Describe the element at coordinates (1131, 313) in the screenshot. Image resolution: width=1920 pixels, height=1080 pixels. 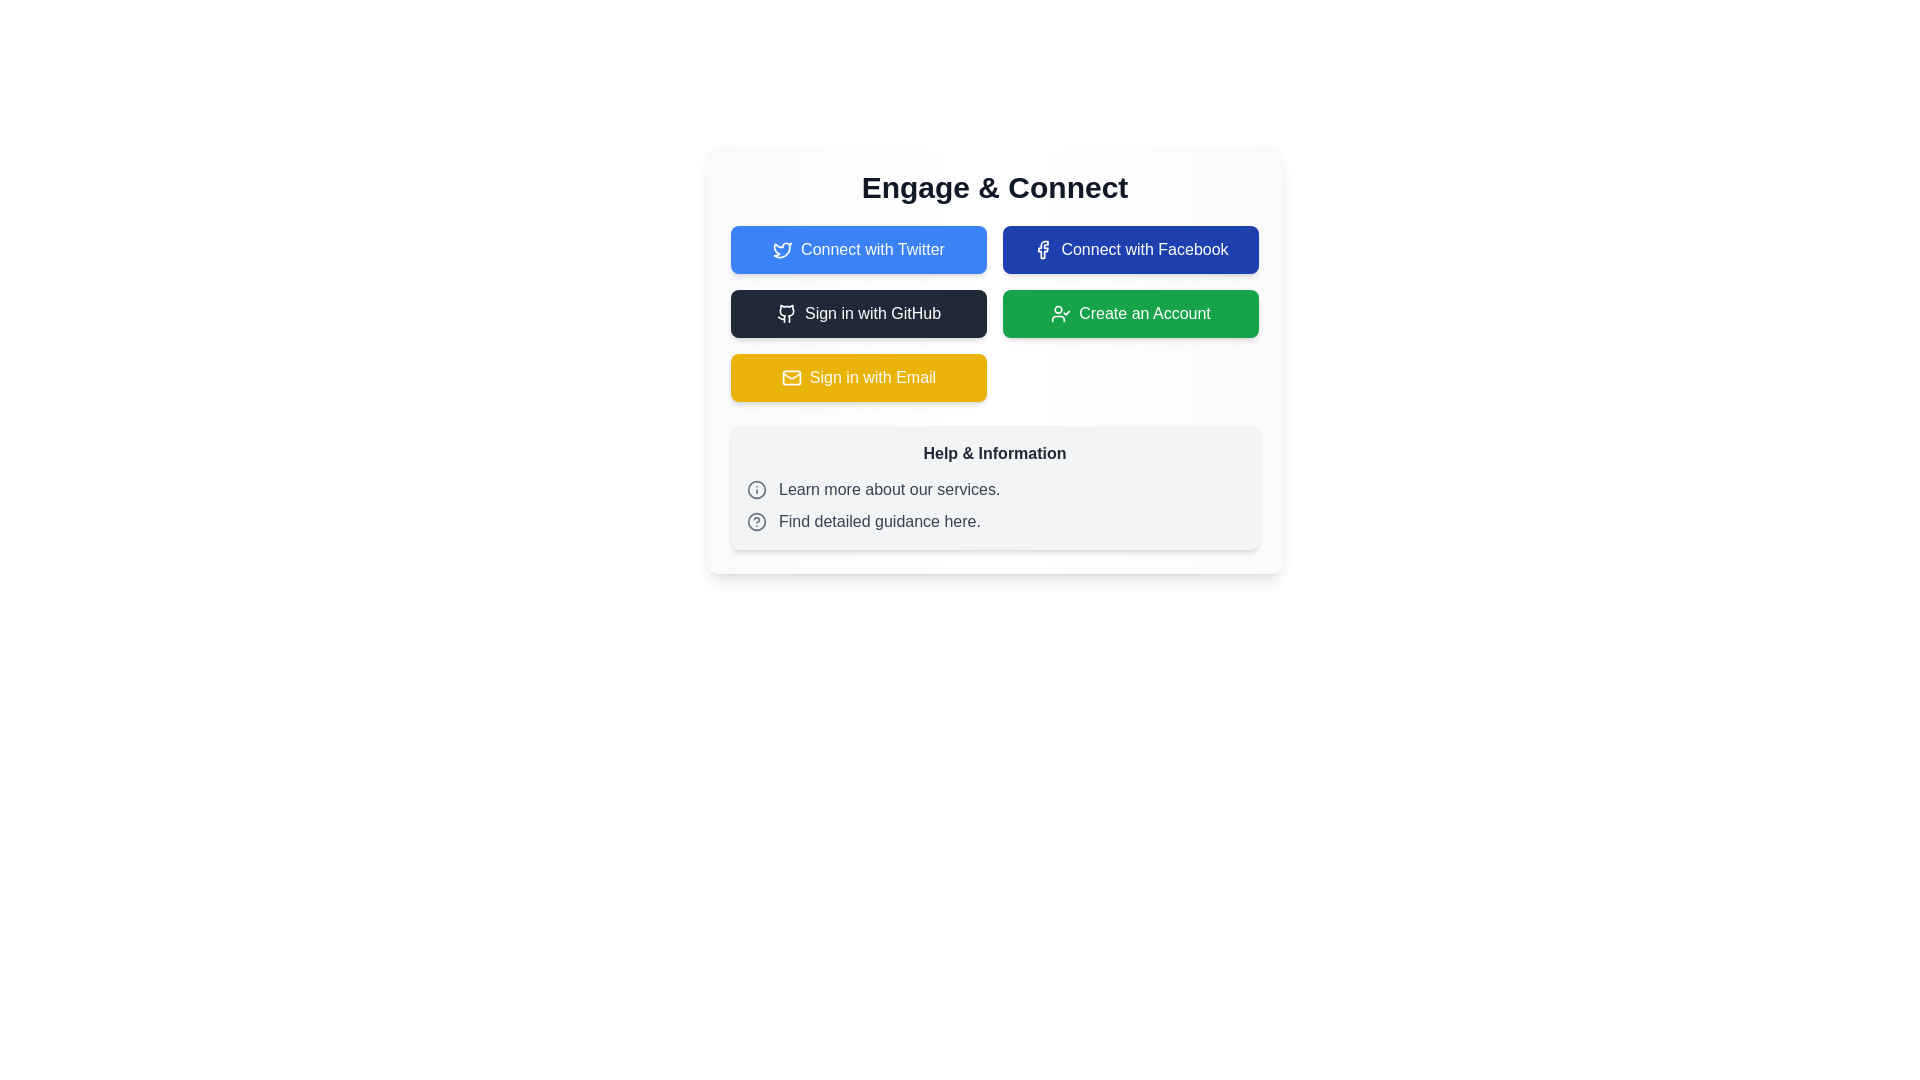
I see `the 'Create Account' button located below the 'Connect with Facebook' button to observe the hover state styling` at that location.